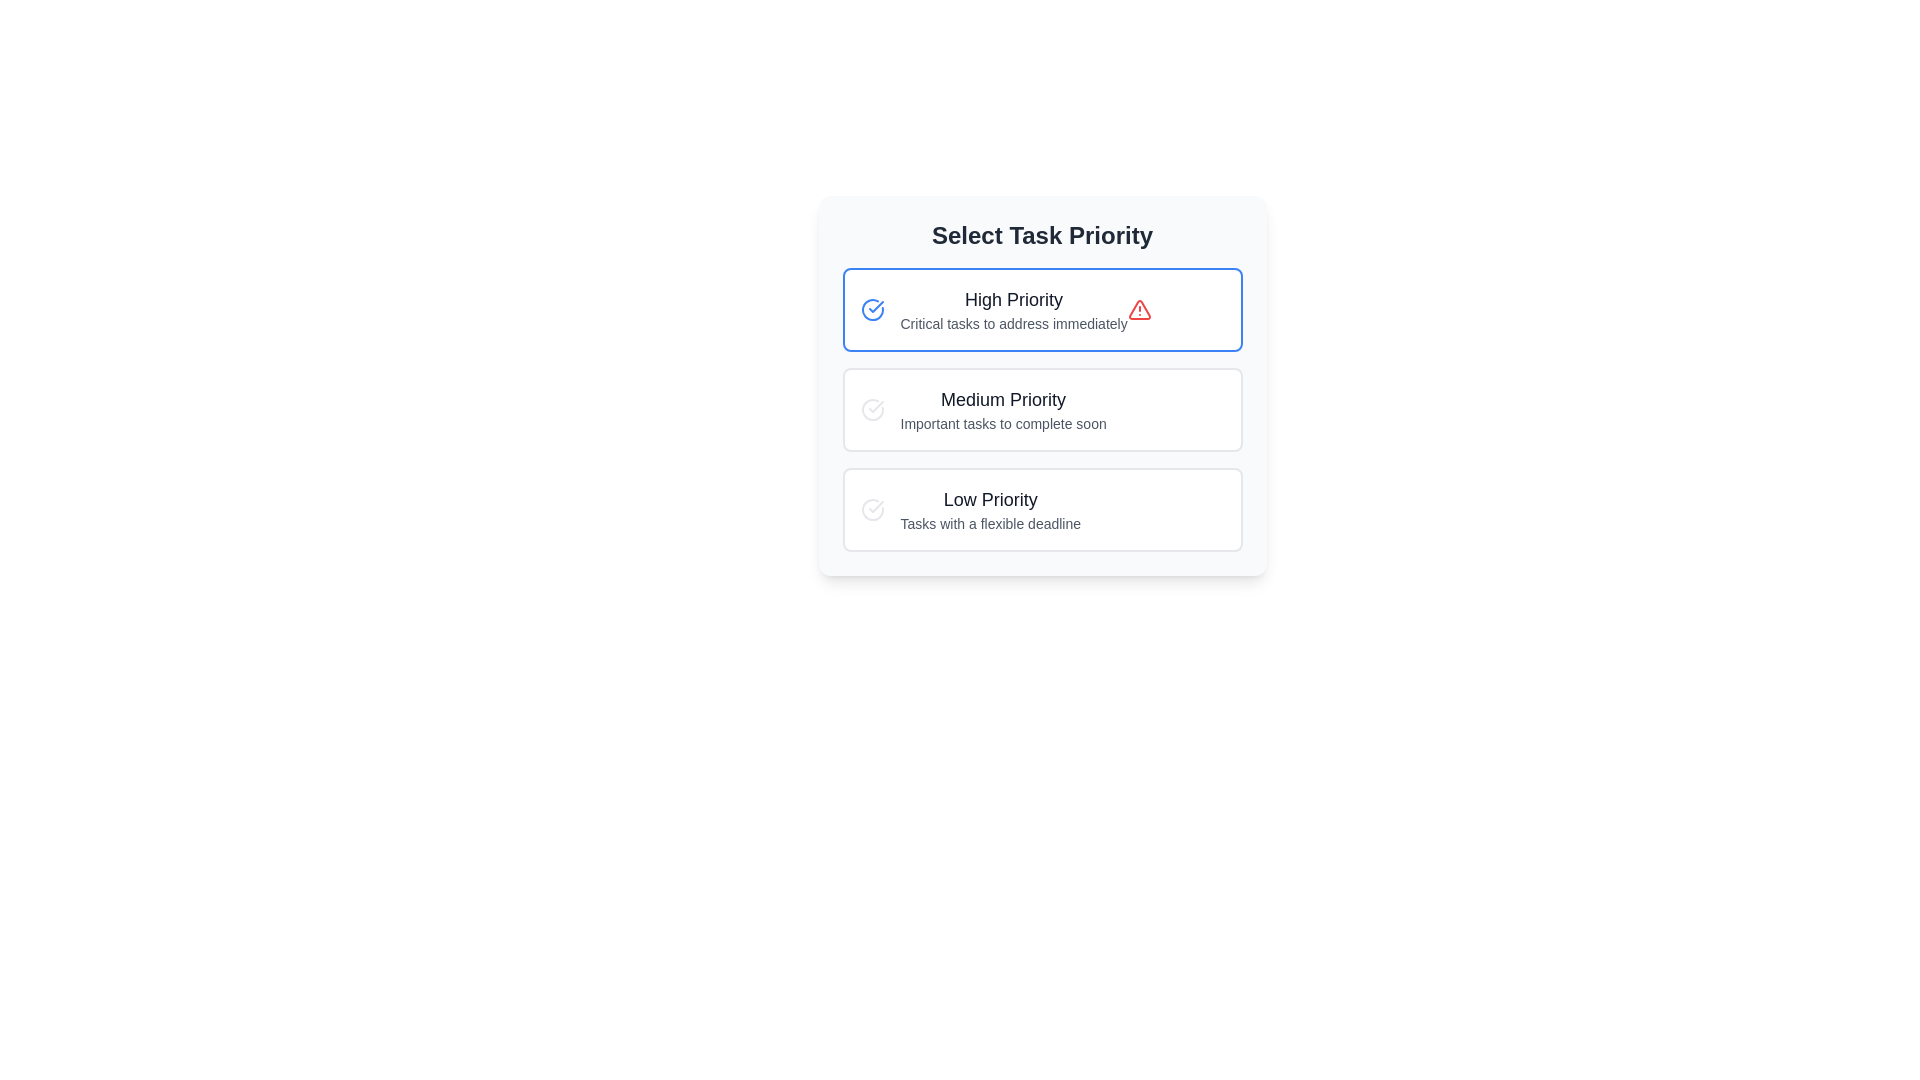  I want to click on the 'High Priority' static text, which is styled in bold and located at the top-left section of the first selectable card indicating high-priority tasks, so click(1014, 300).